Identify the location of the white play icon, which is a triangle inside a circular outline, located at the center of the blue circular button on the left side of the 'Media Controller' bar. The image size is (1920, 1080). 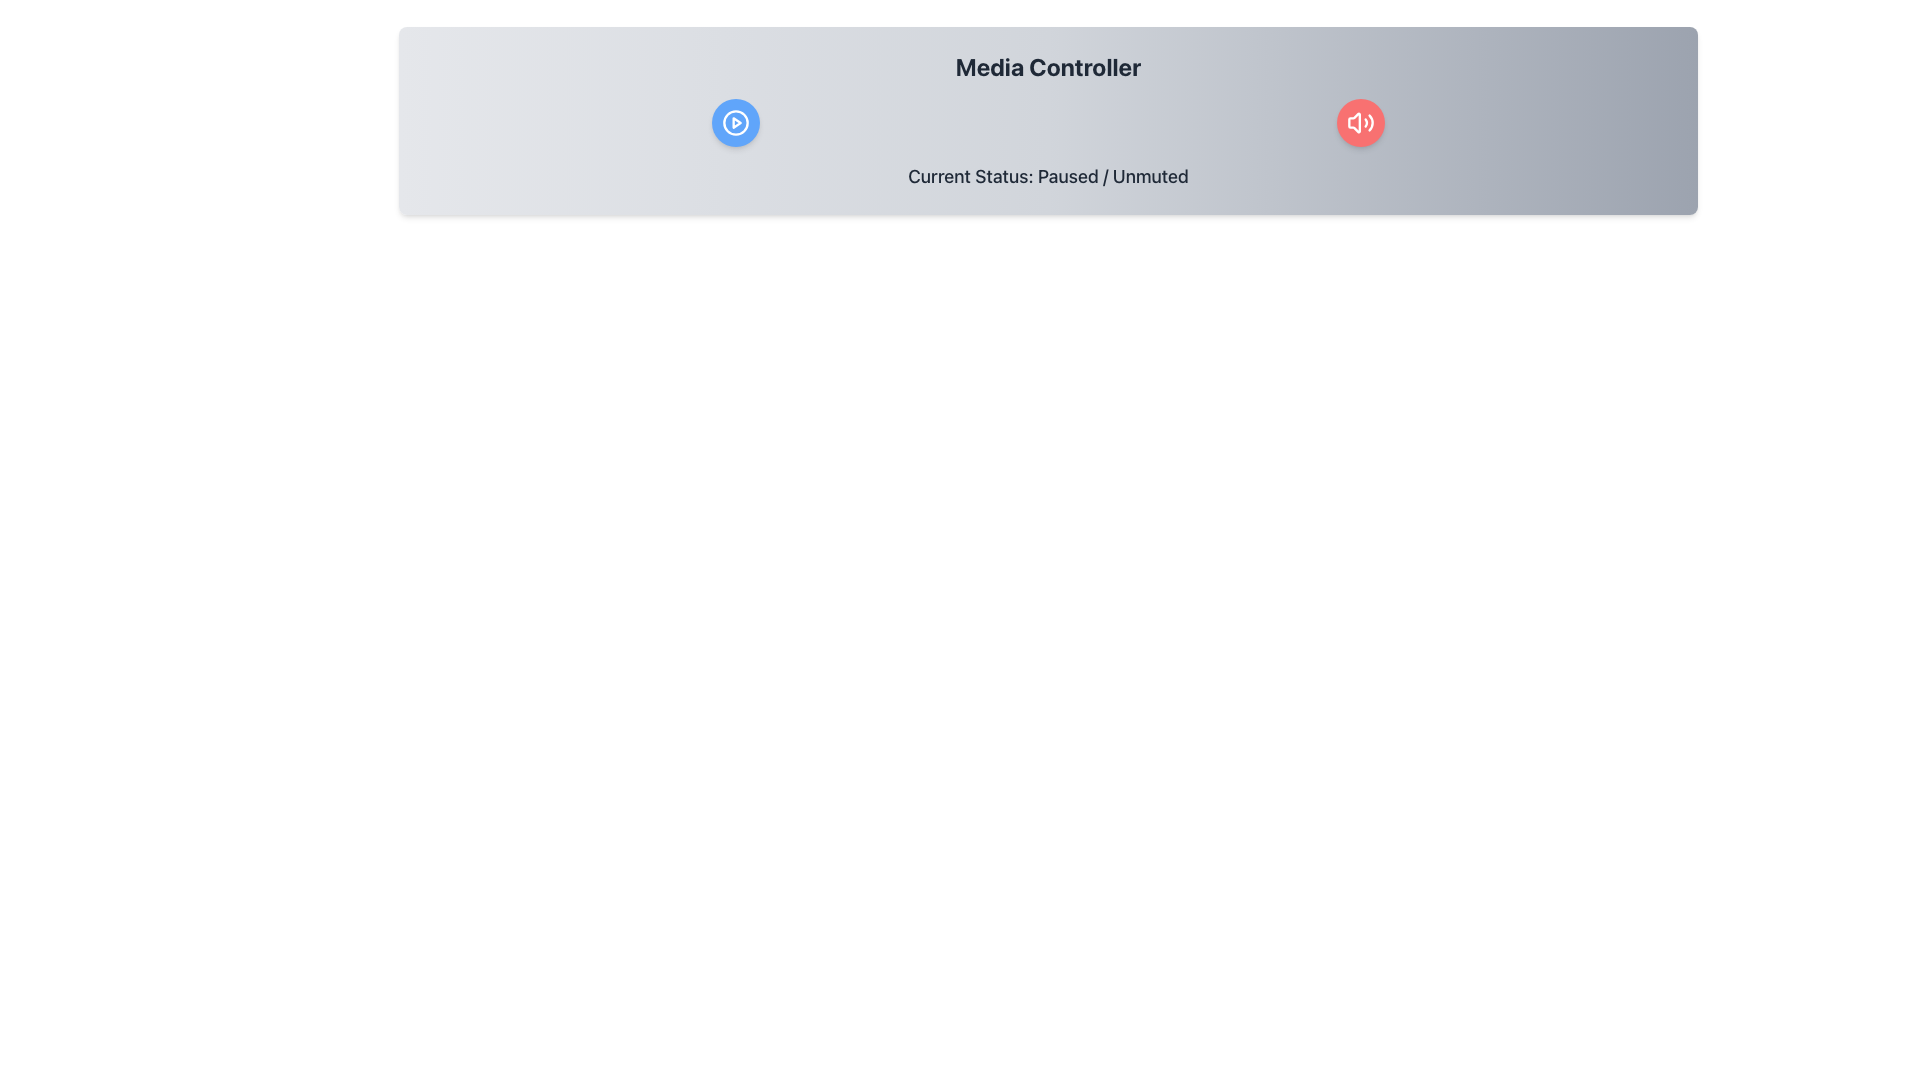
(734, 123).